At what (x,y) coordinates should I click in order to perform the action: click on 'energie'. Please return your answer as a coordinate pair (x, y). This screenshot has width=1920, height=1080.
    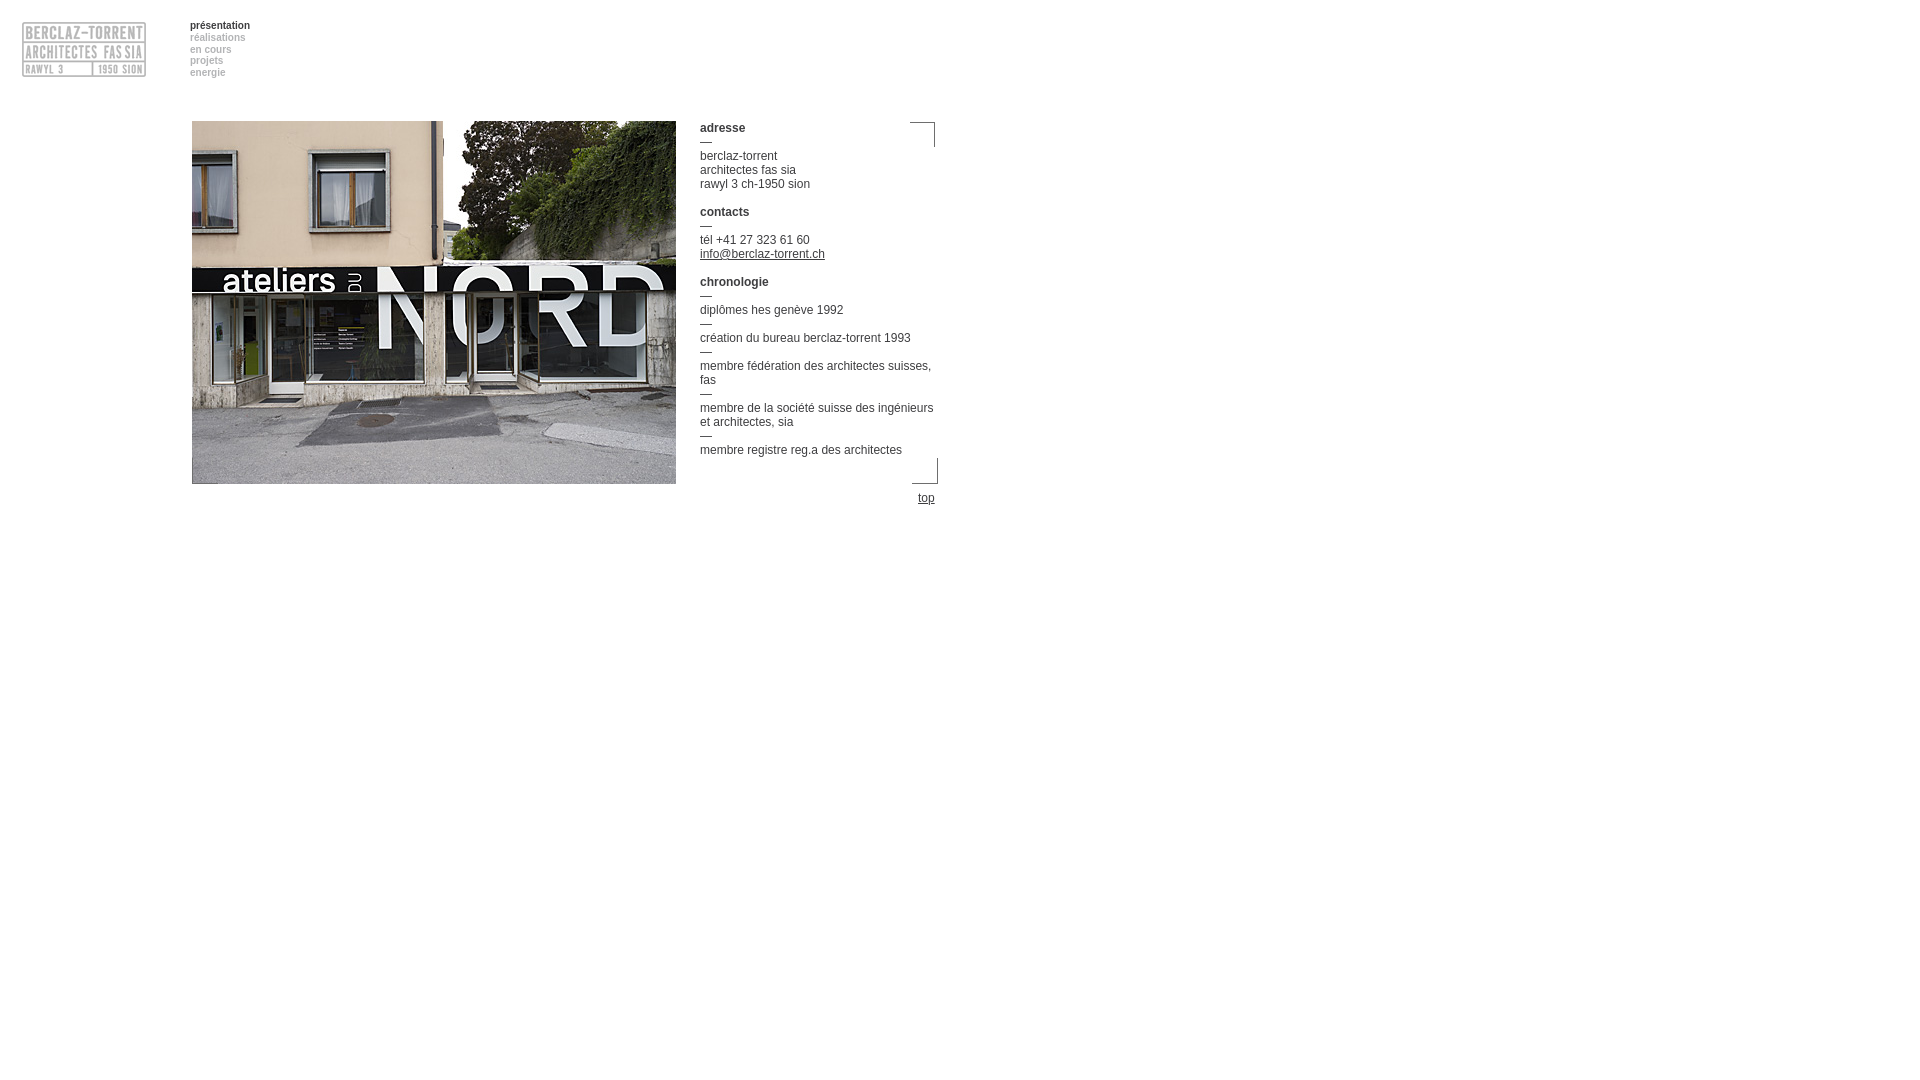
    Looking at the image, I should click on (207, 71).